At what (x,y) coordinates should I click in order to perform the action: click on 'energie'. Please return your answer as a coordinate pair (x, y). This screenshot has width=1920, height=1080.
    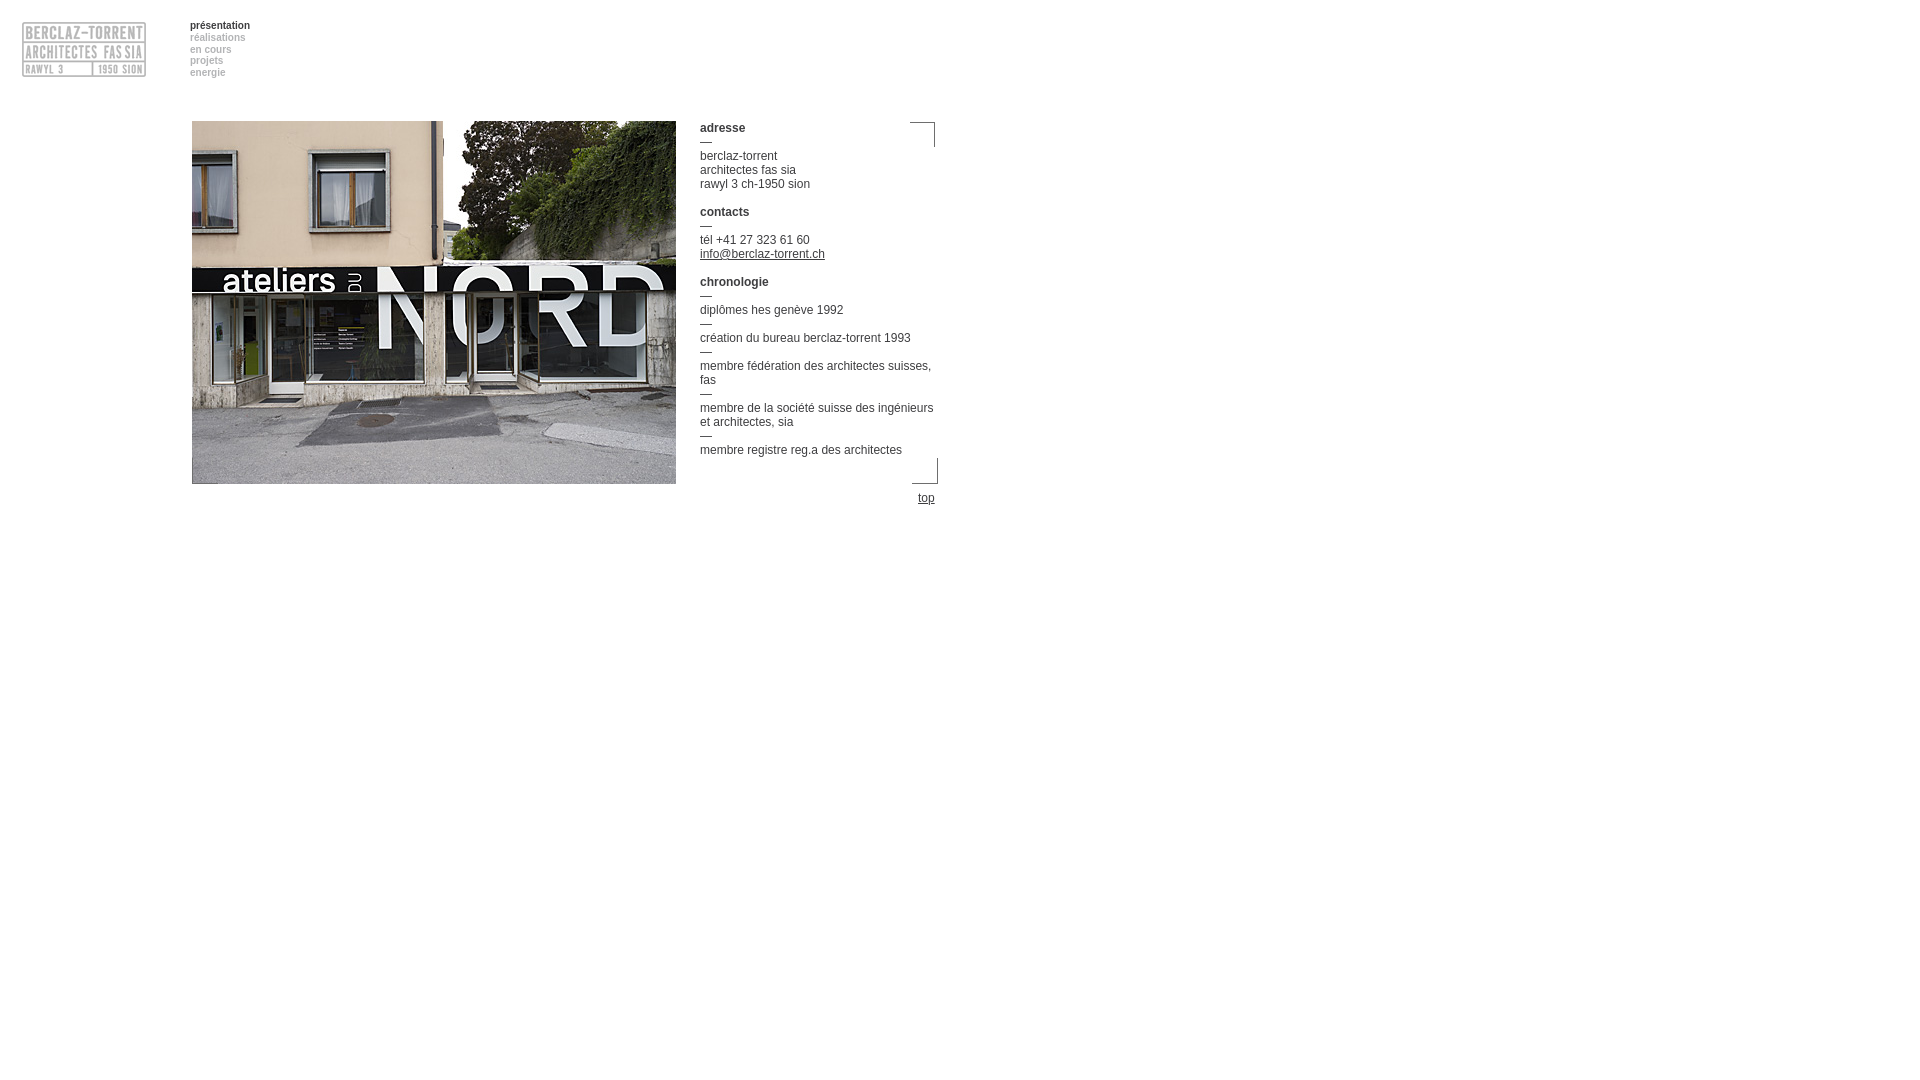
    Looking at the image, I should click on (207, 71).